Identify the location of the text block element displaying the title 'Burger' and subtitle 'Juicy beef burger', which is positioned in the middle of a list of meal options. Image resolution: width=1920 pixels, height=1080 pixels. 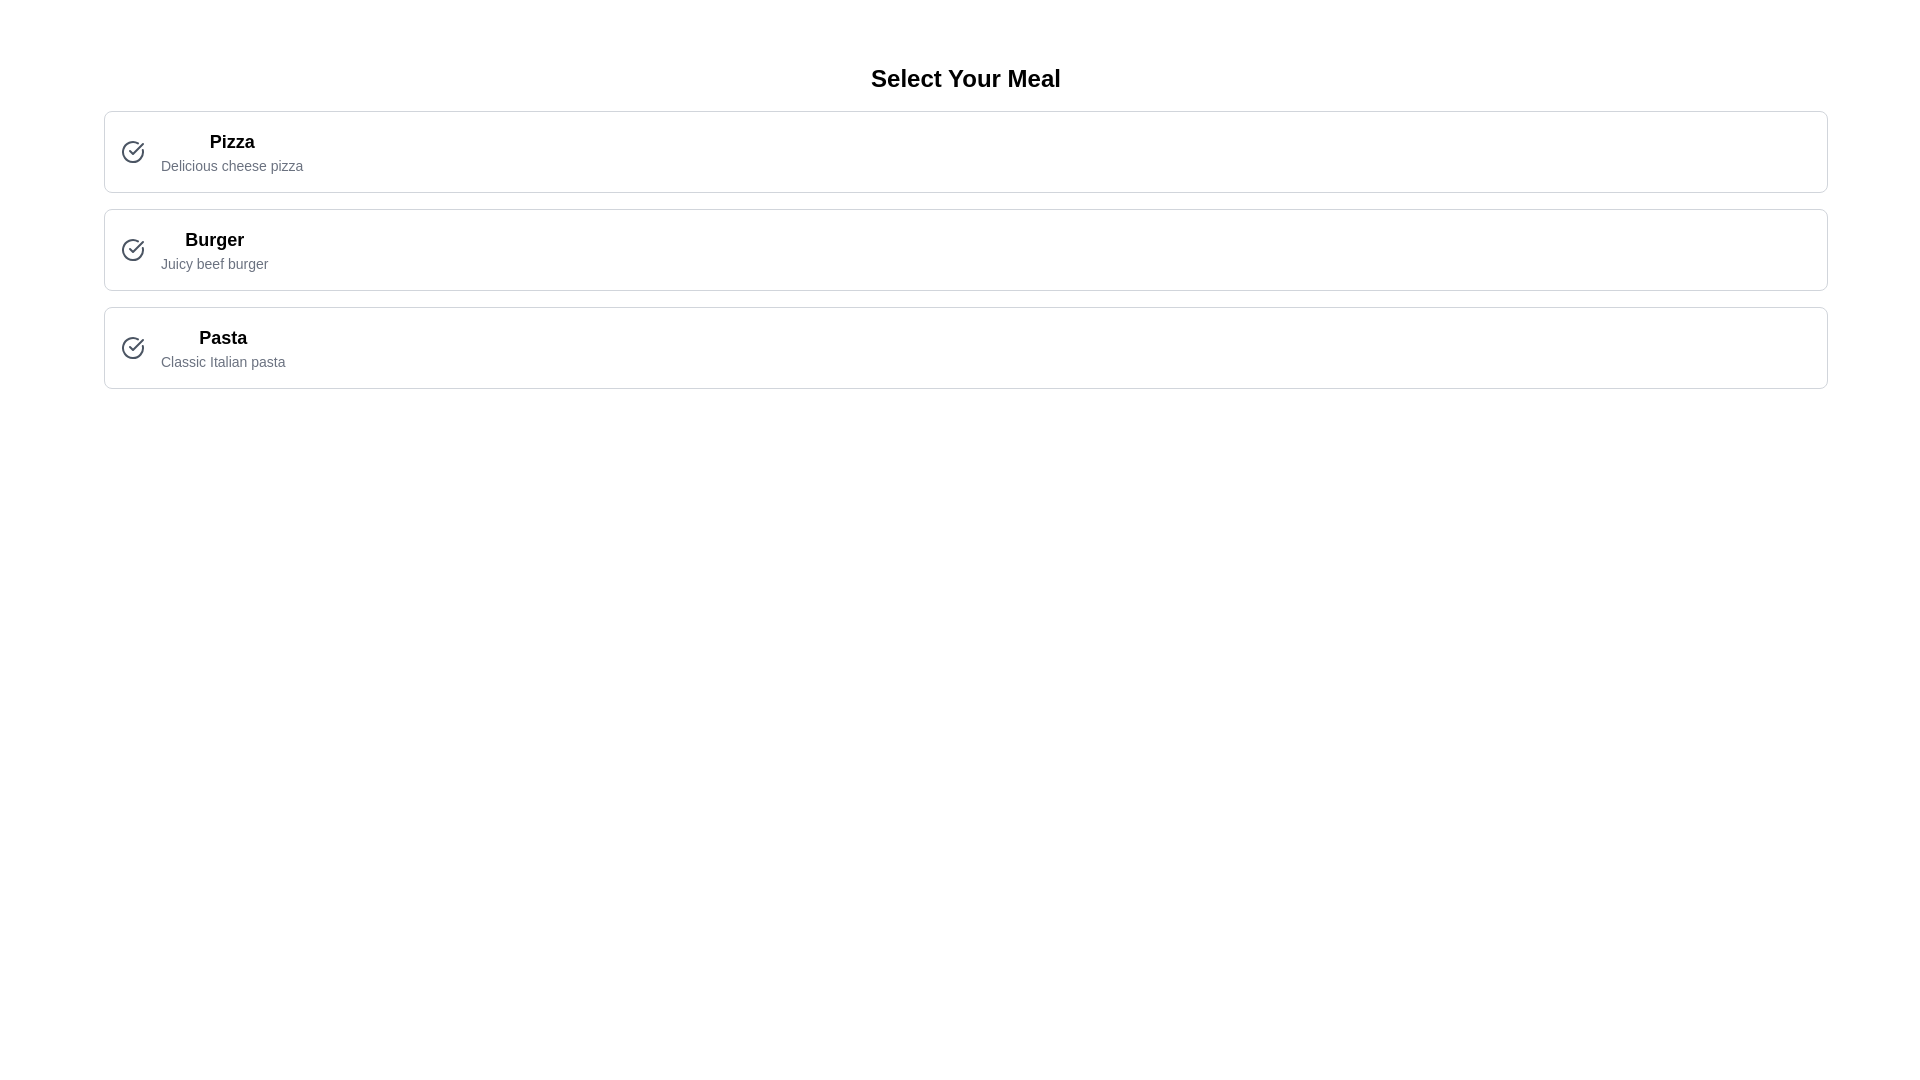
(214, 249).